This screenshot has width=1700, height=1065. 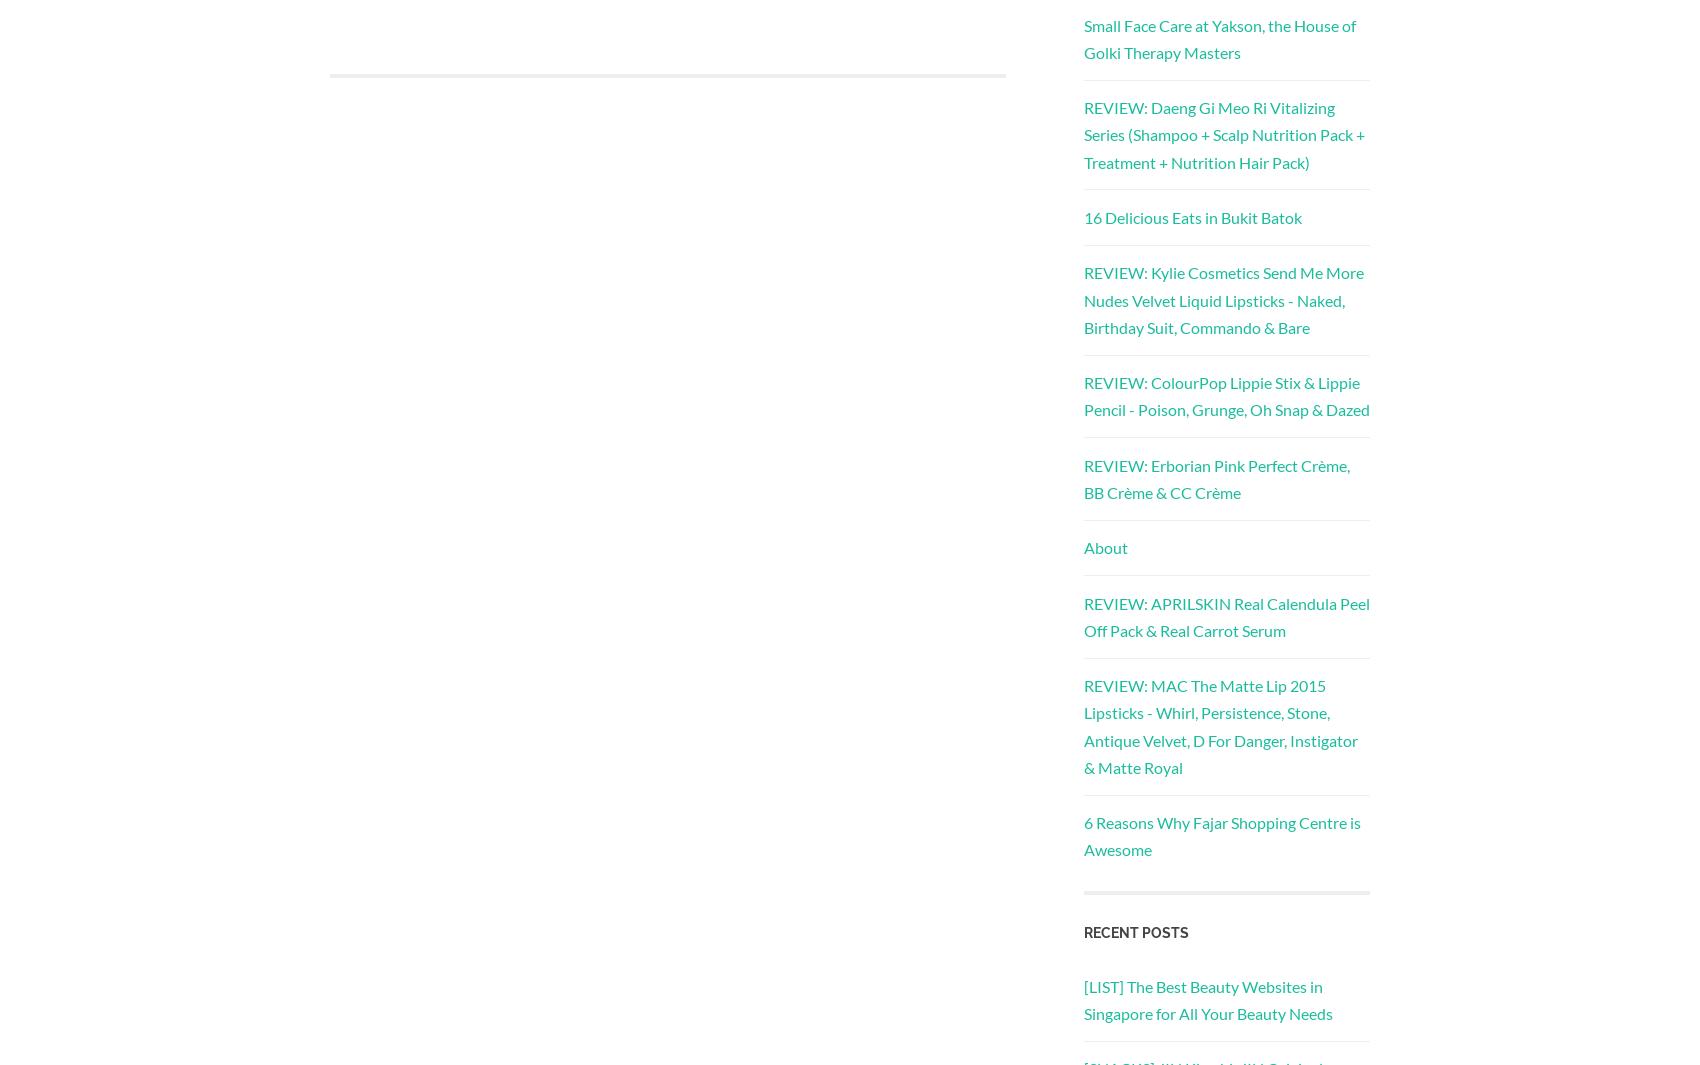 I want to click on 'REVIEW: APRILSKIN Real Calendula Peel Off Pack & Real Carrot Serum', so click(x=1226, y=615).